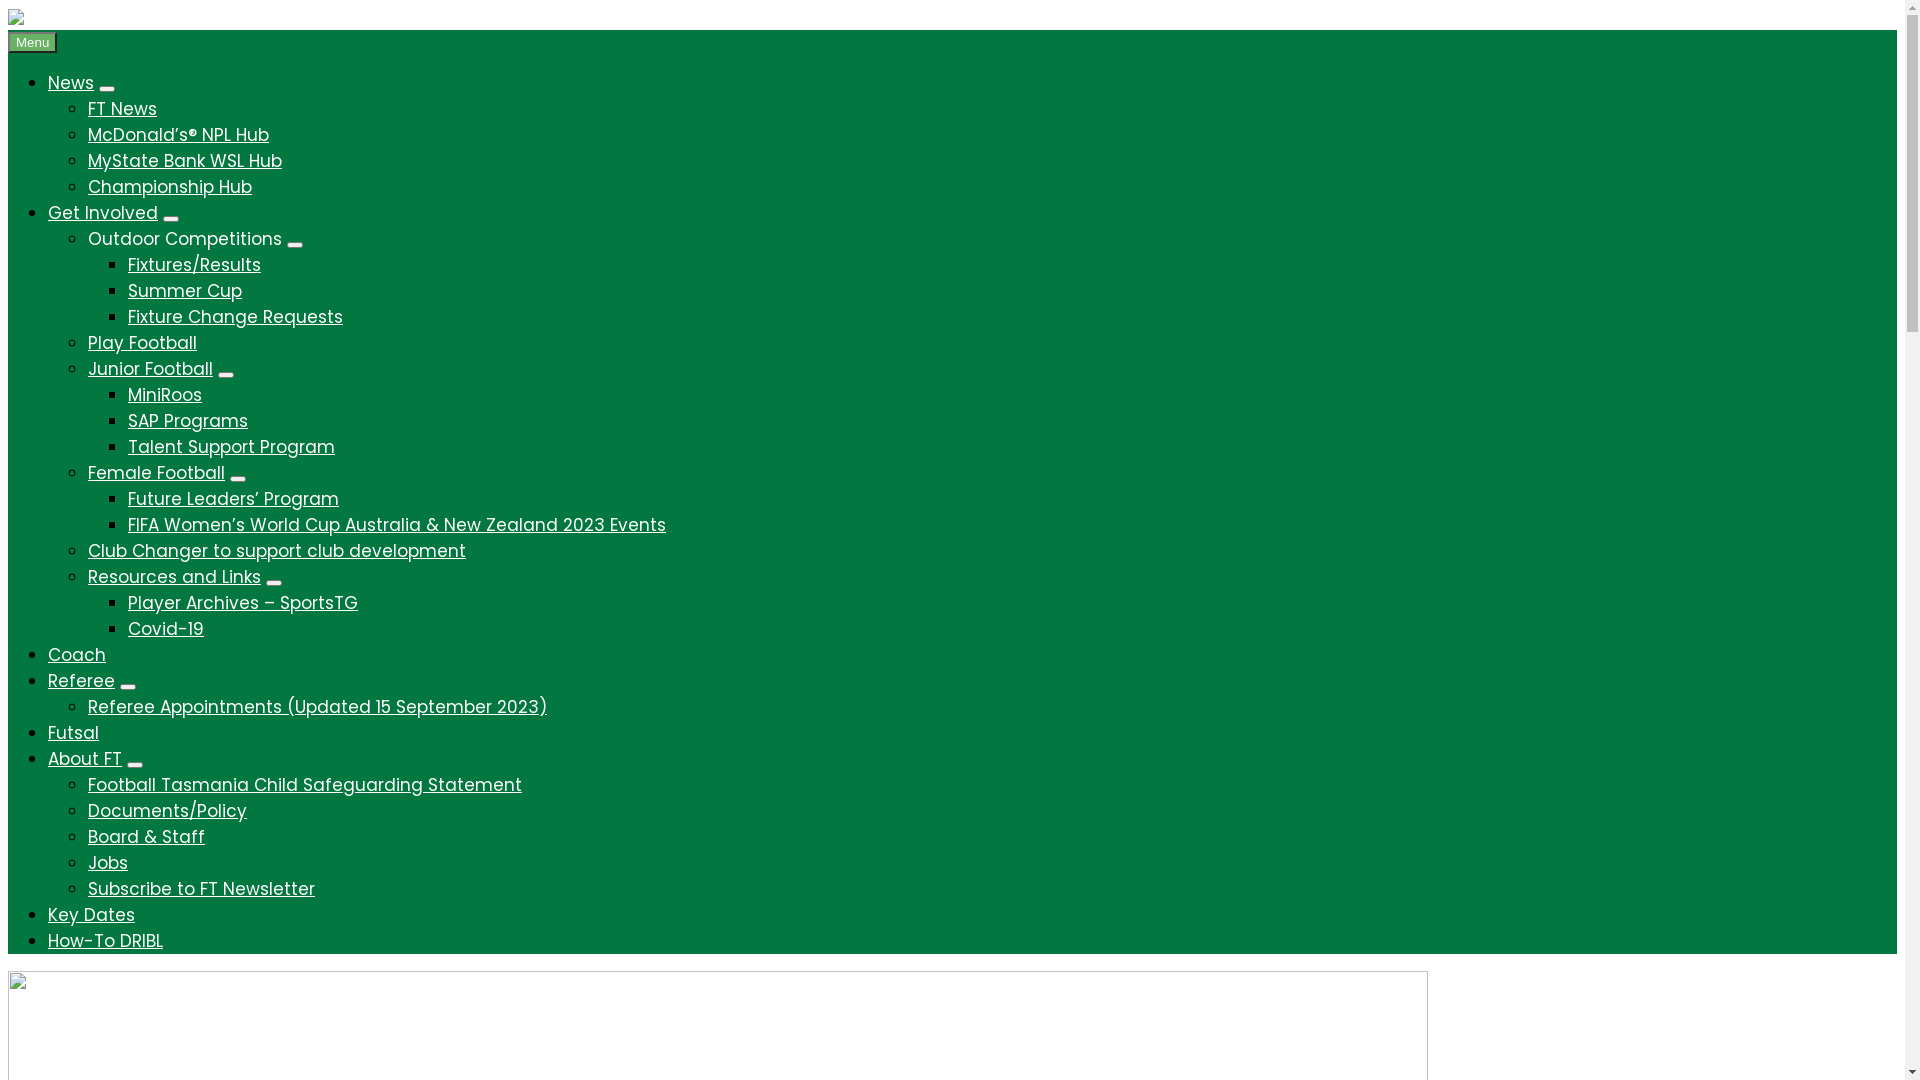 The width and height of the screenshot is (1920, 1080). Describe the element at coordinates (71, 82) in the screenshot. I see `'News'` at that location.